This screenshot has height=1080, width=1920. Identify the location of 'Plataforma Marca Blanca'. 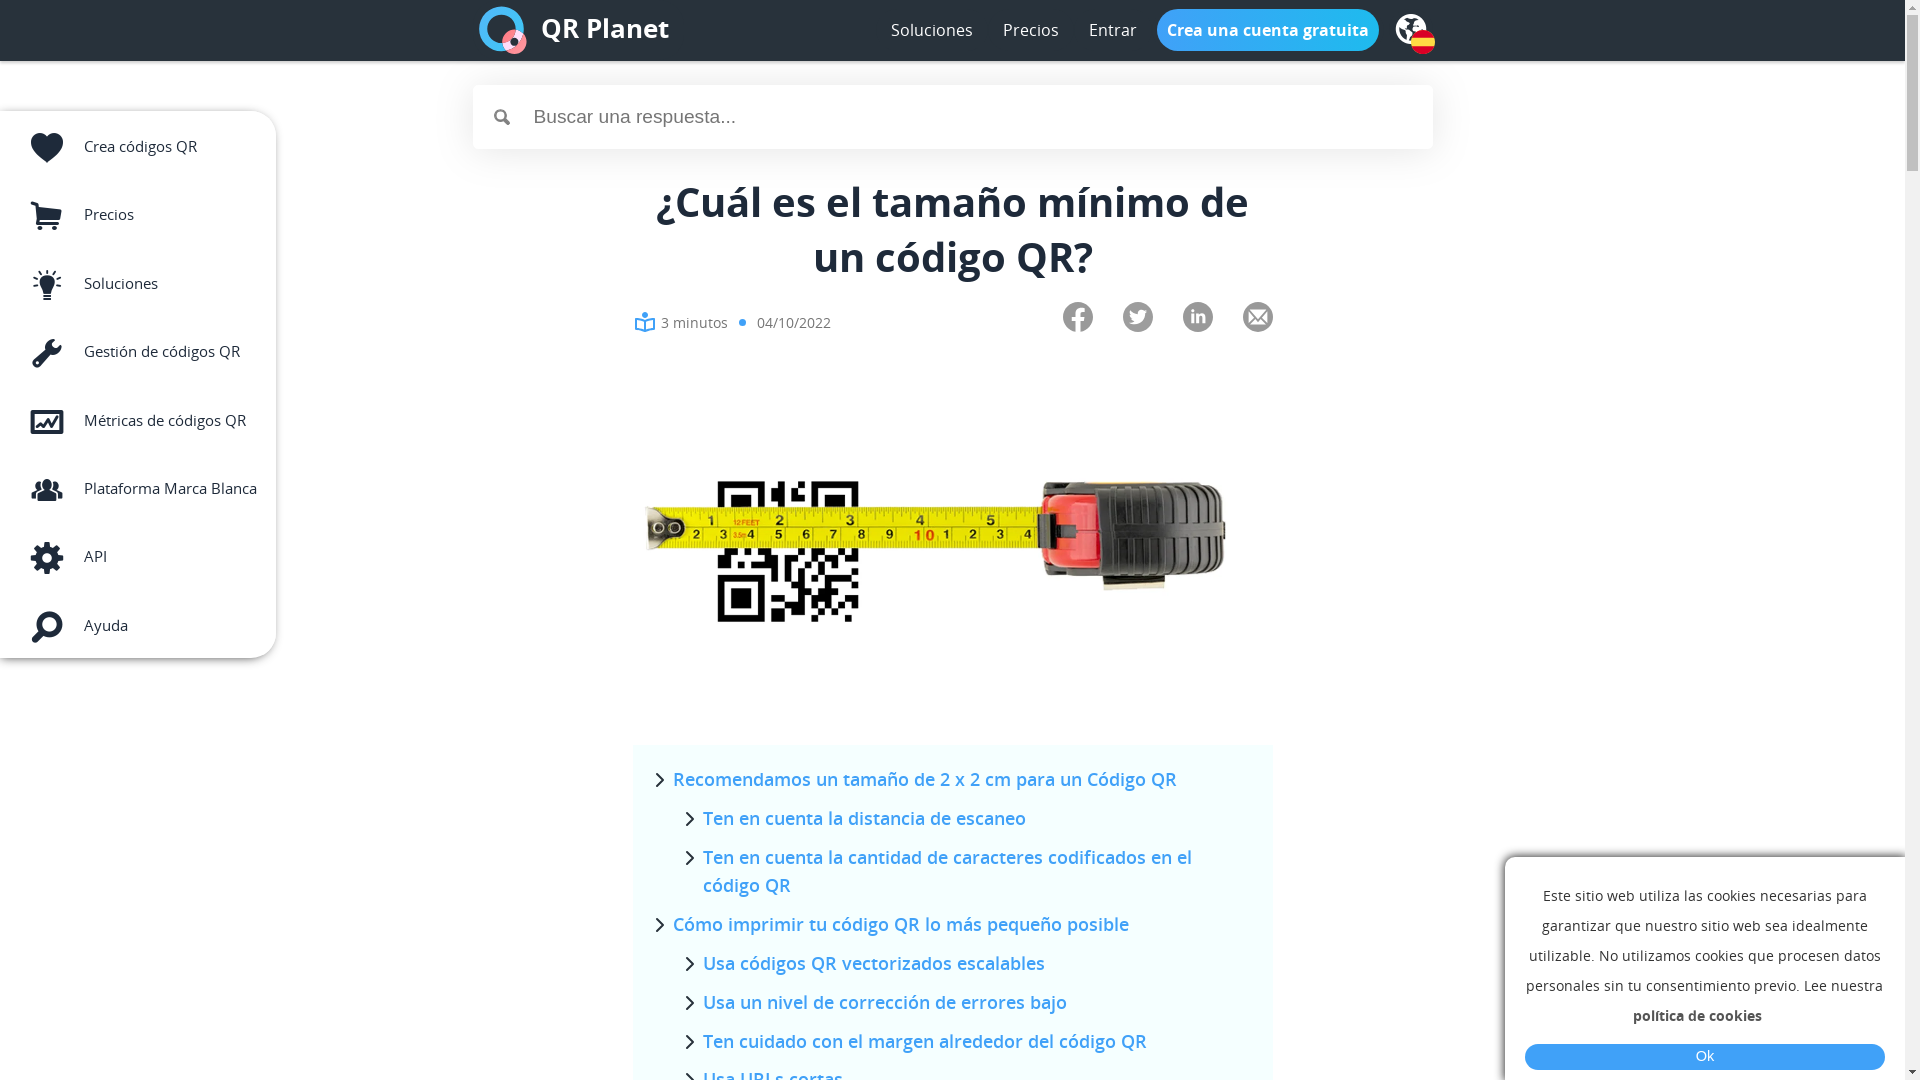
(137, 485).